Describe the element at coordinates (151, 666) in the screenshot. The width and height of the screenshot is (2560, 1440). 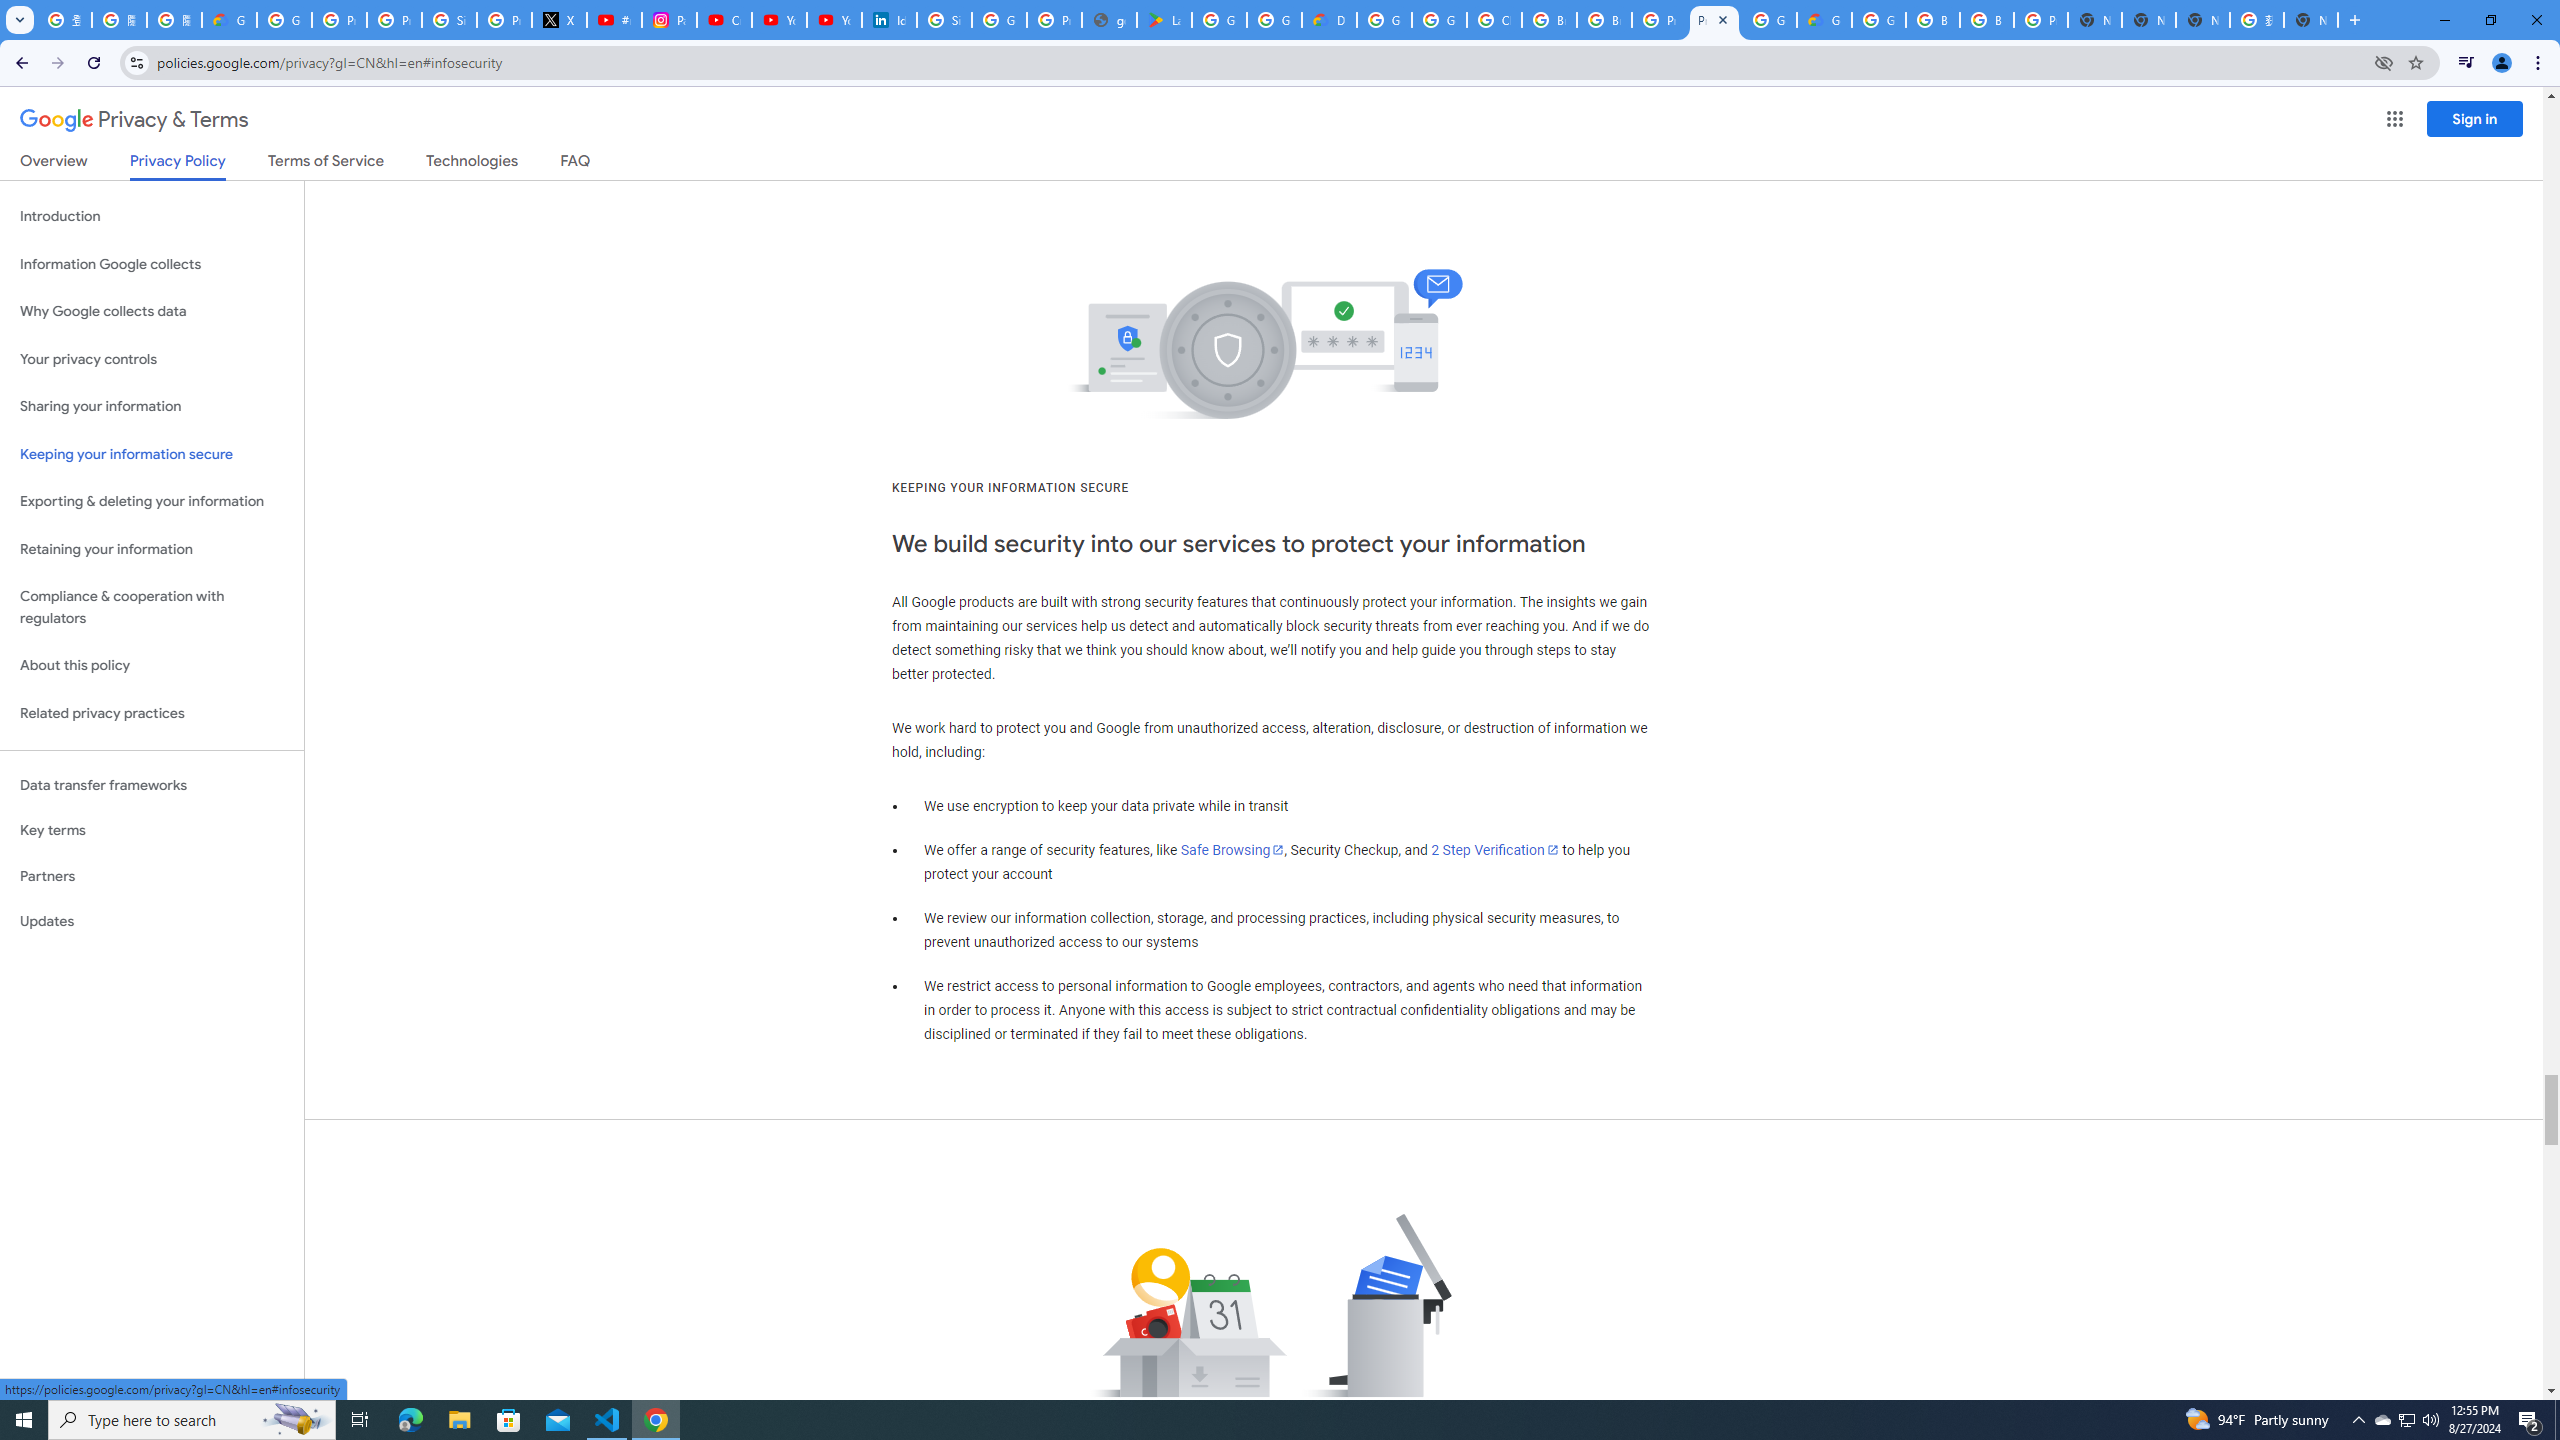
I see `'About this policy'` at that location.